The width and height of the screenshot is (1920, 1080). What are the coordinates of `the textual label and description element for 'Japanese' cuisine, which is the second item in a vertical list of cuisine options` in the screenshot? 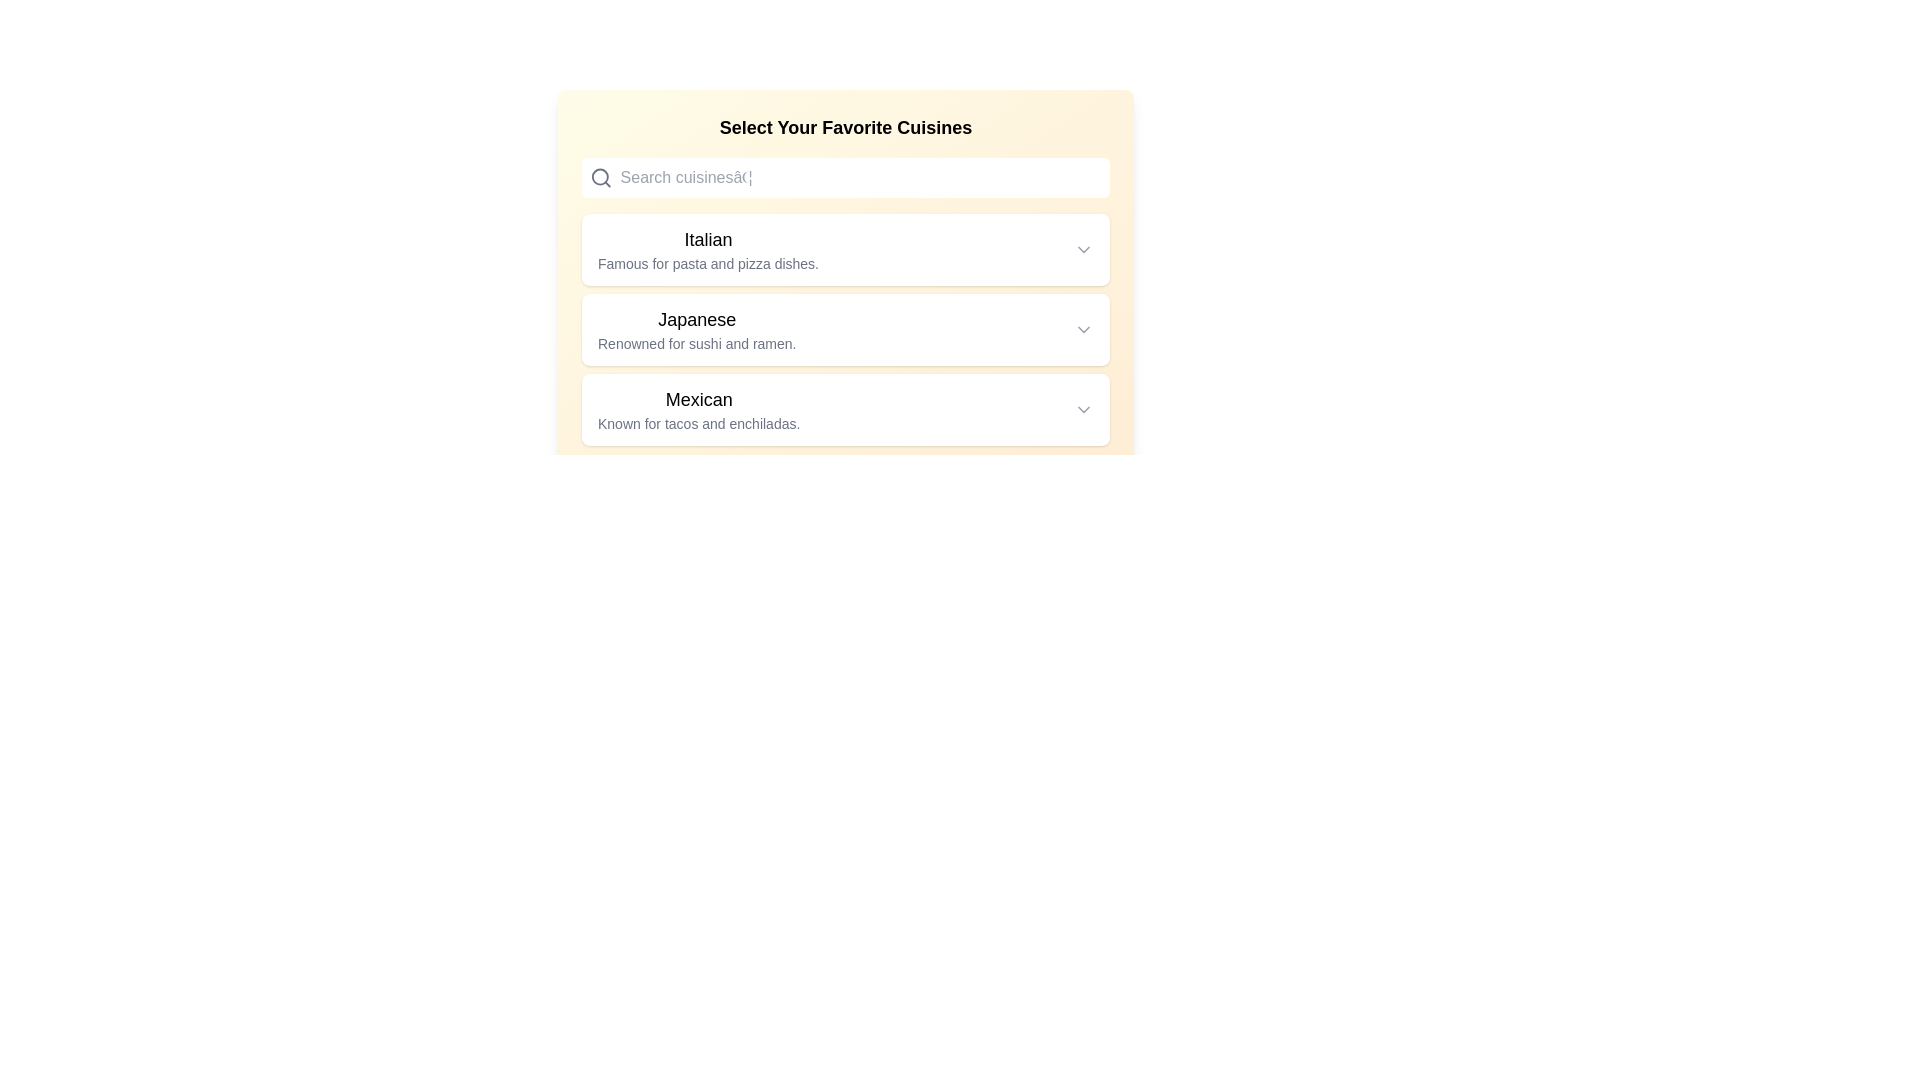 It's located at (697, 329).